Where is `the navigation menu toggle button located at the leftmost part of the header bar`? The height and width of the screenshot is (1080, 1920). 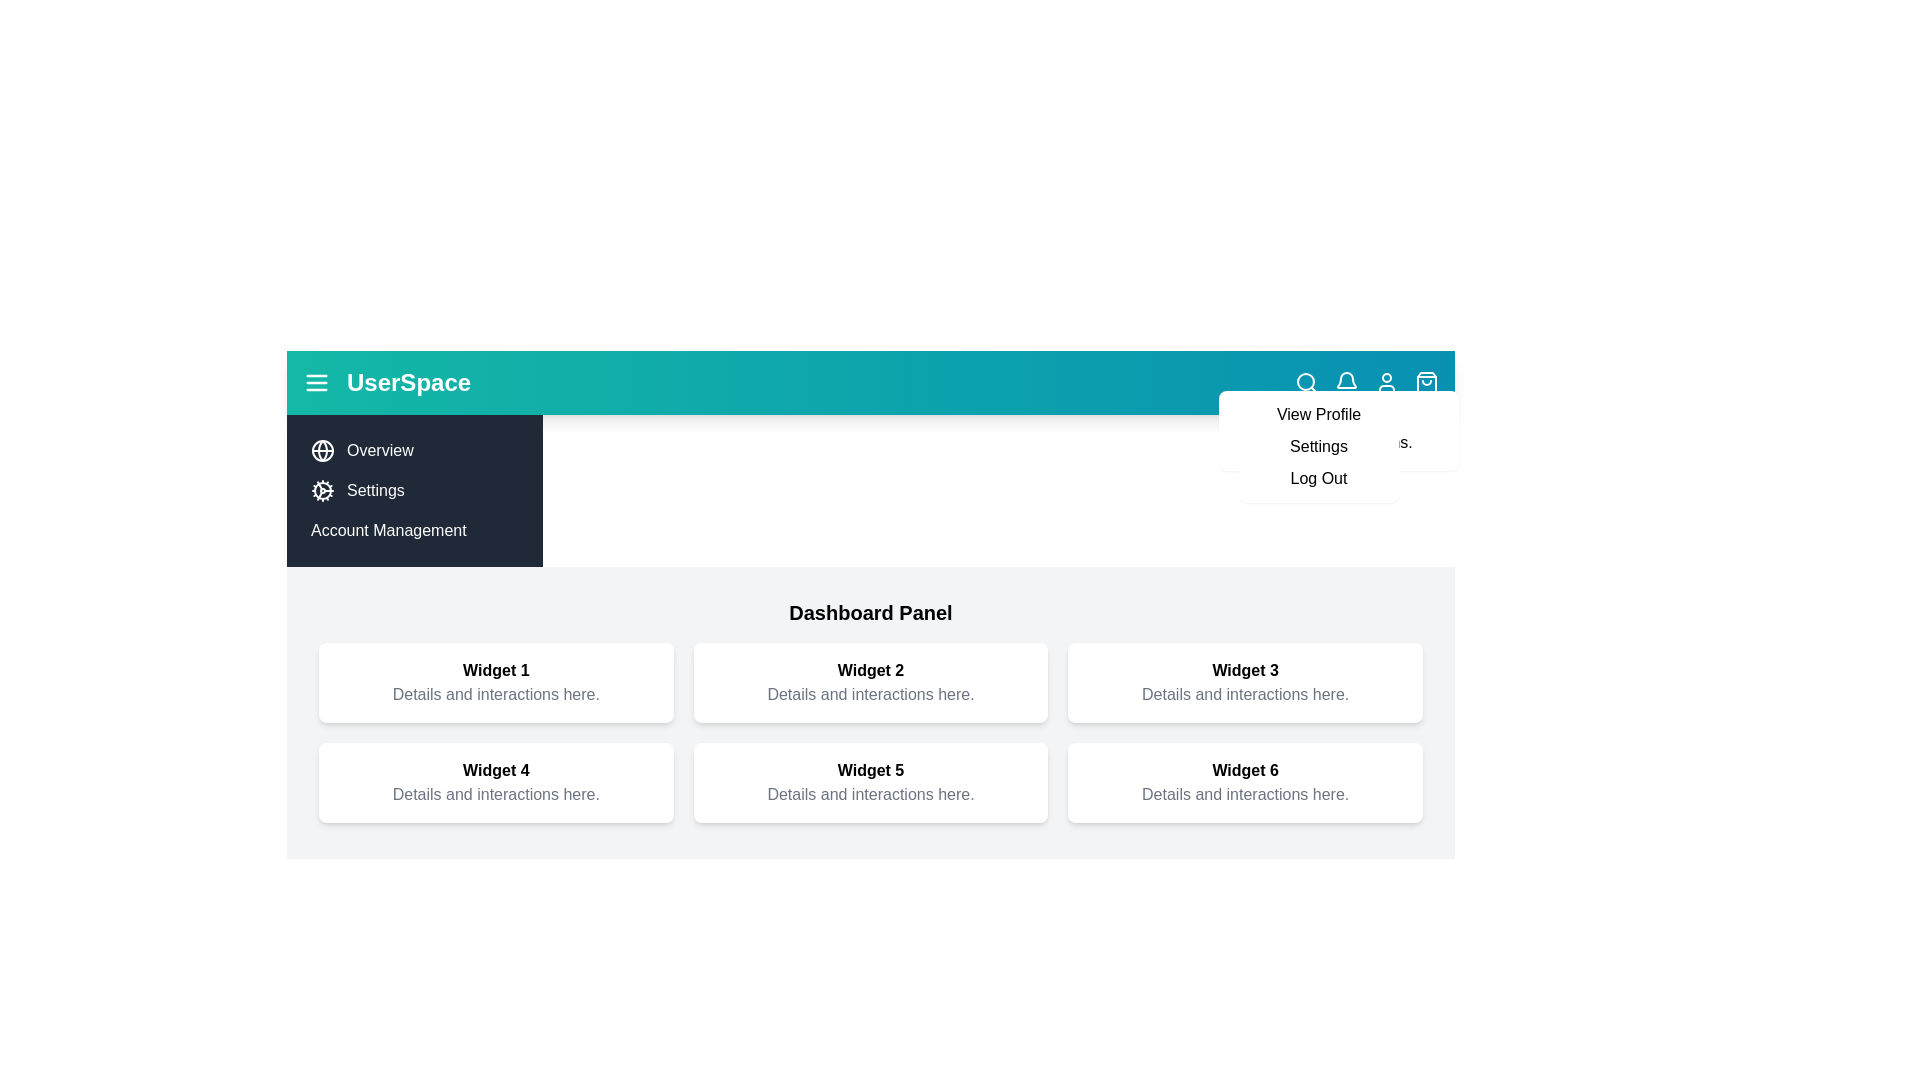 the navigation menu toggle button located at the leftmost part of the header bar is located at coordinates (315, 382).